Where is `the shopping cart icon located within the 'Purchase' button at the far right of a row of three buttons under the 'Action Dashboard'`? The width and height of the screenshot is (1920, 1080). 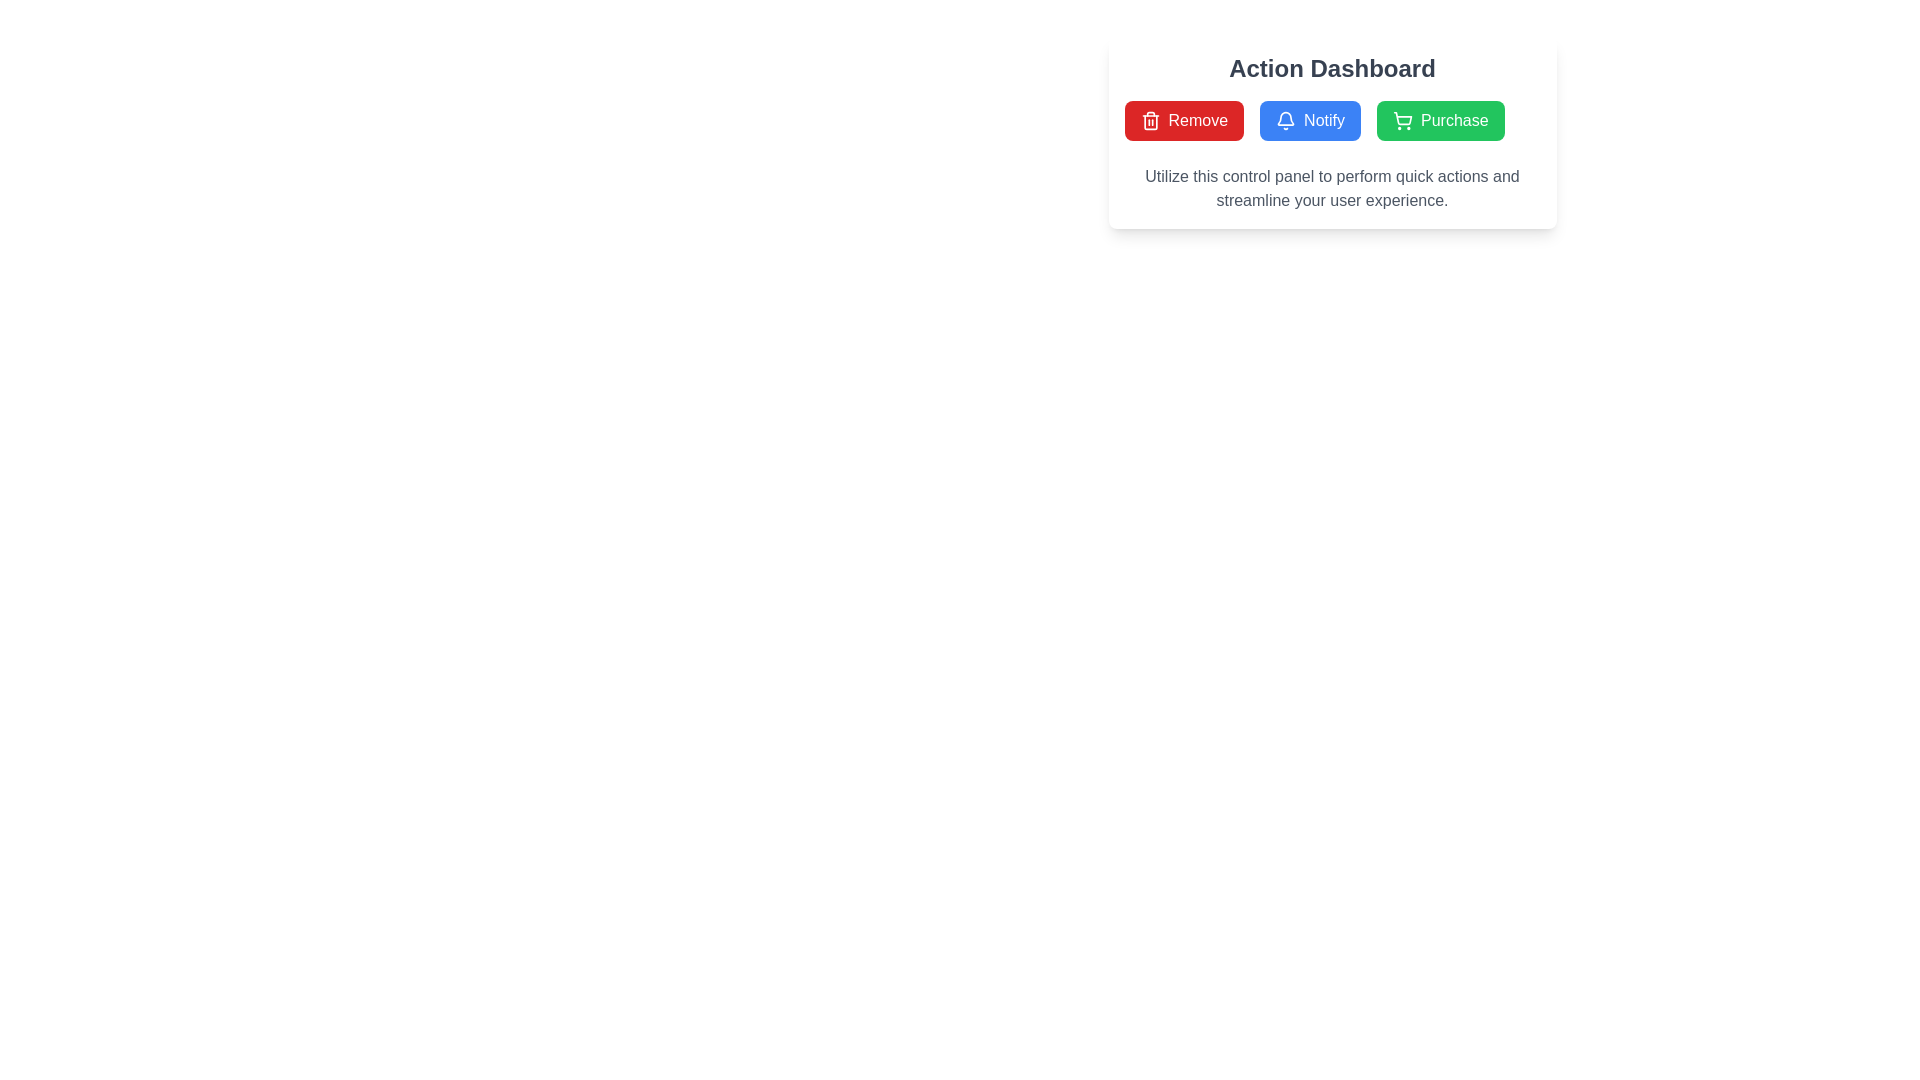 the shopping cart icon located within the 'Purchase' button at the far right of a row of three buttons under the 'Action Dashboard' is located at coordinates (1402, 118).